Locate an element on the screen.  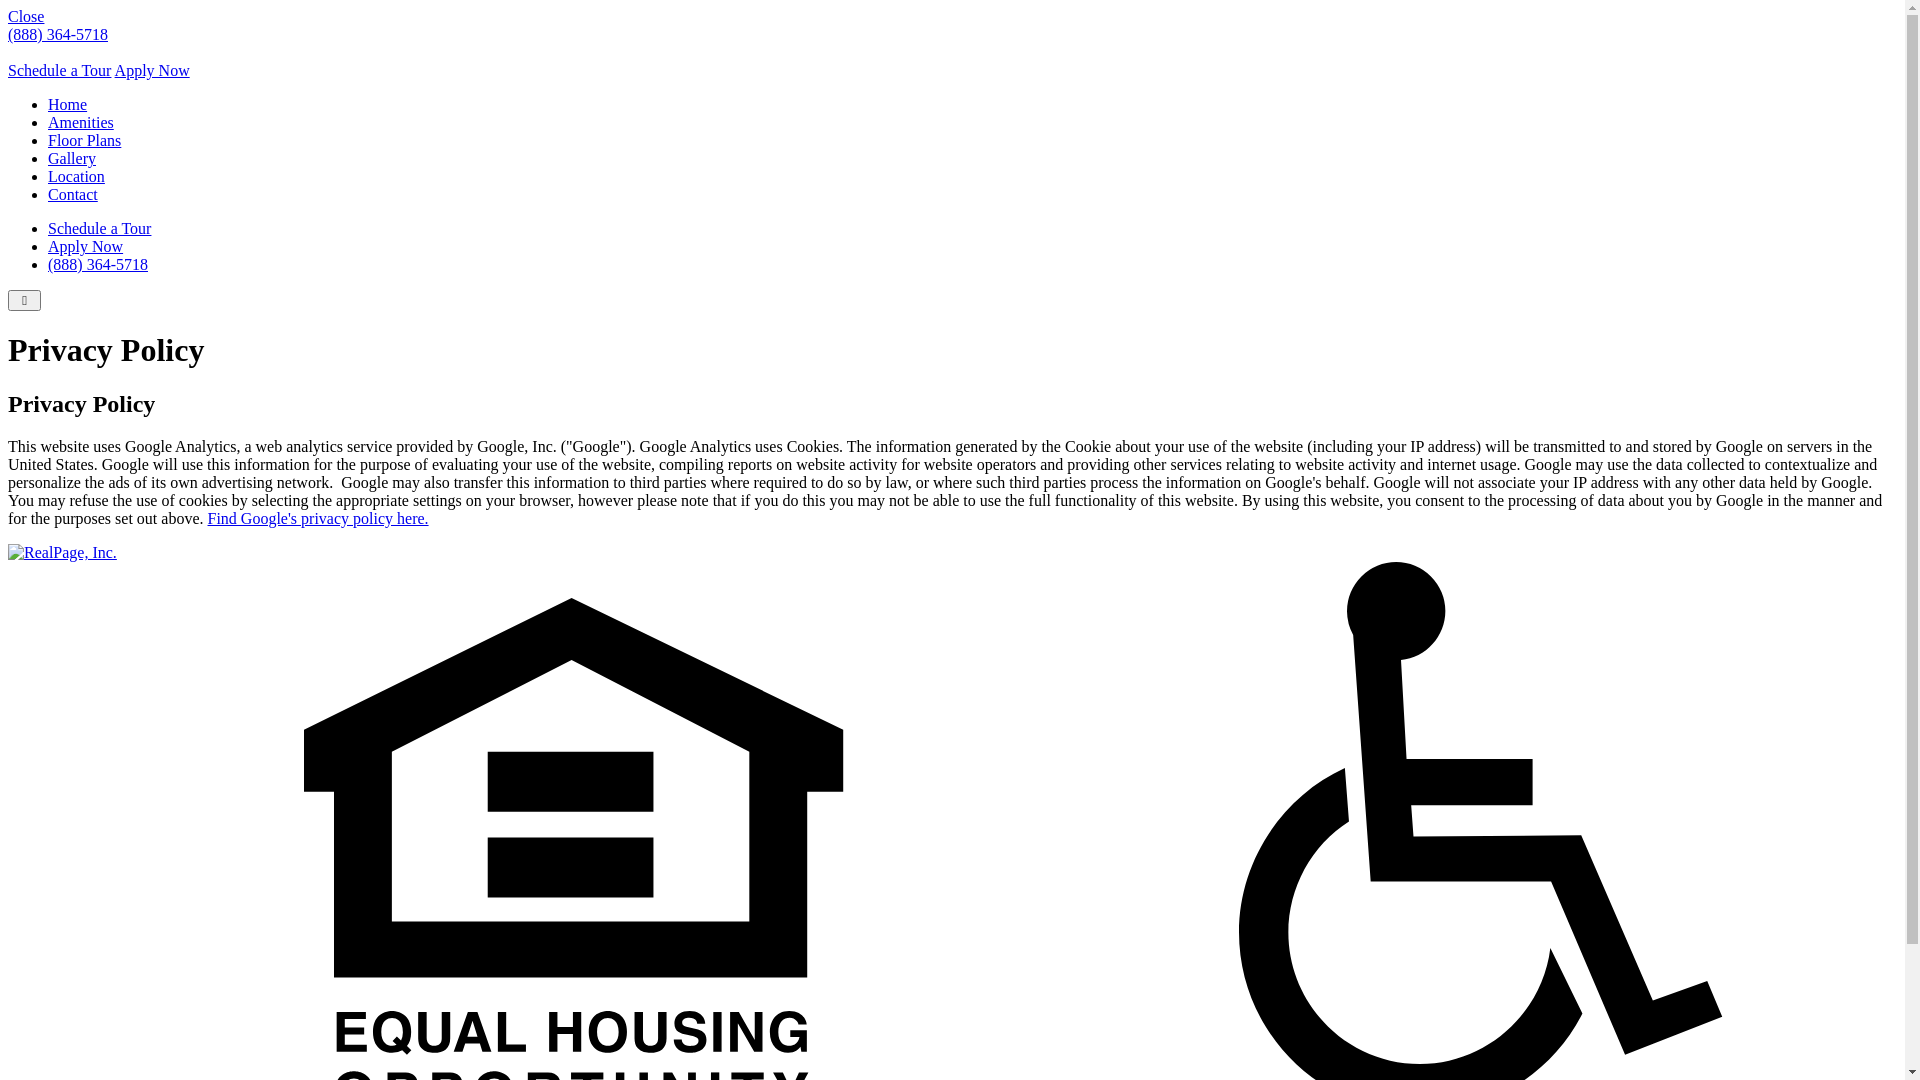
'Find Google's privacy policy here.' is located at coordinates (207, 517).